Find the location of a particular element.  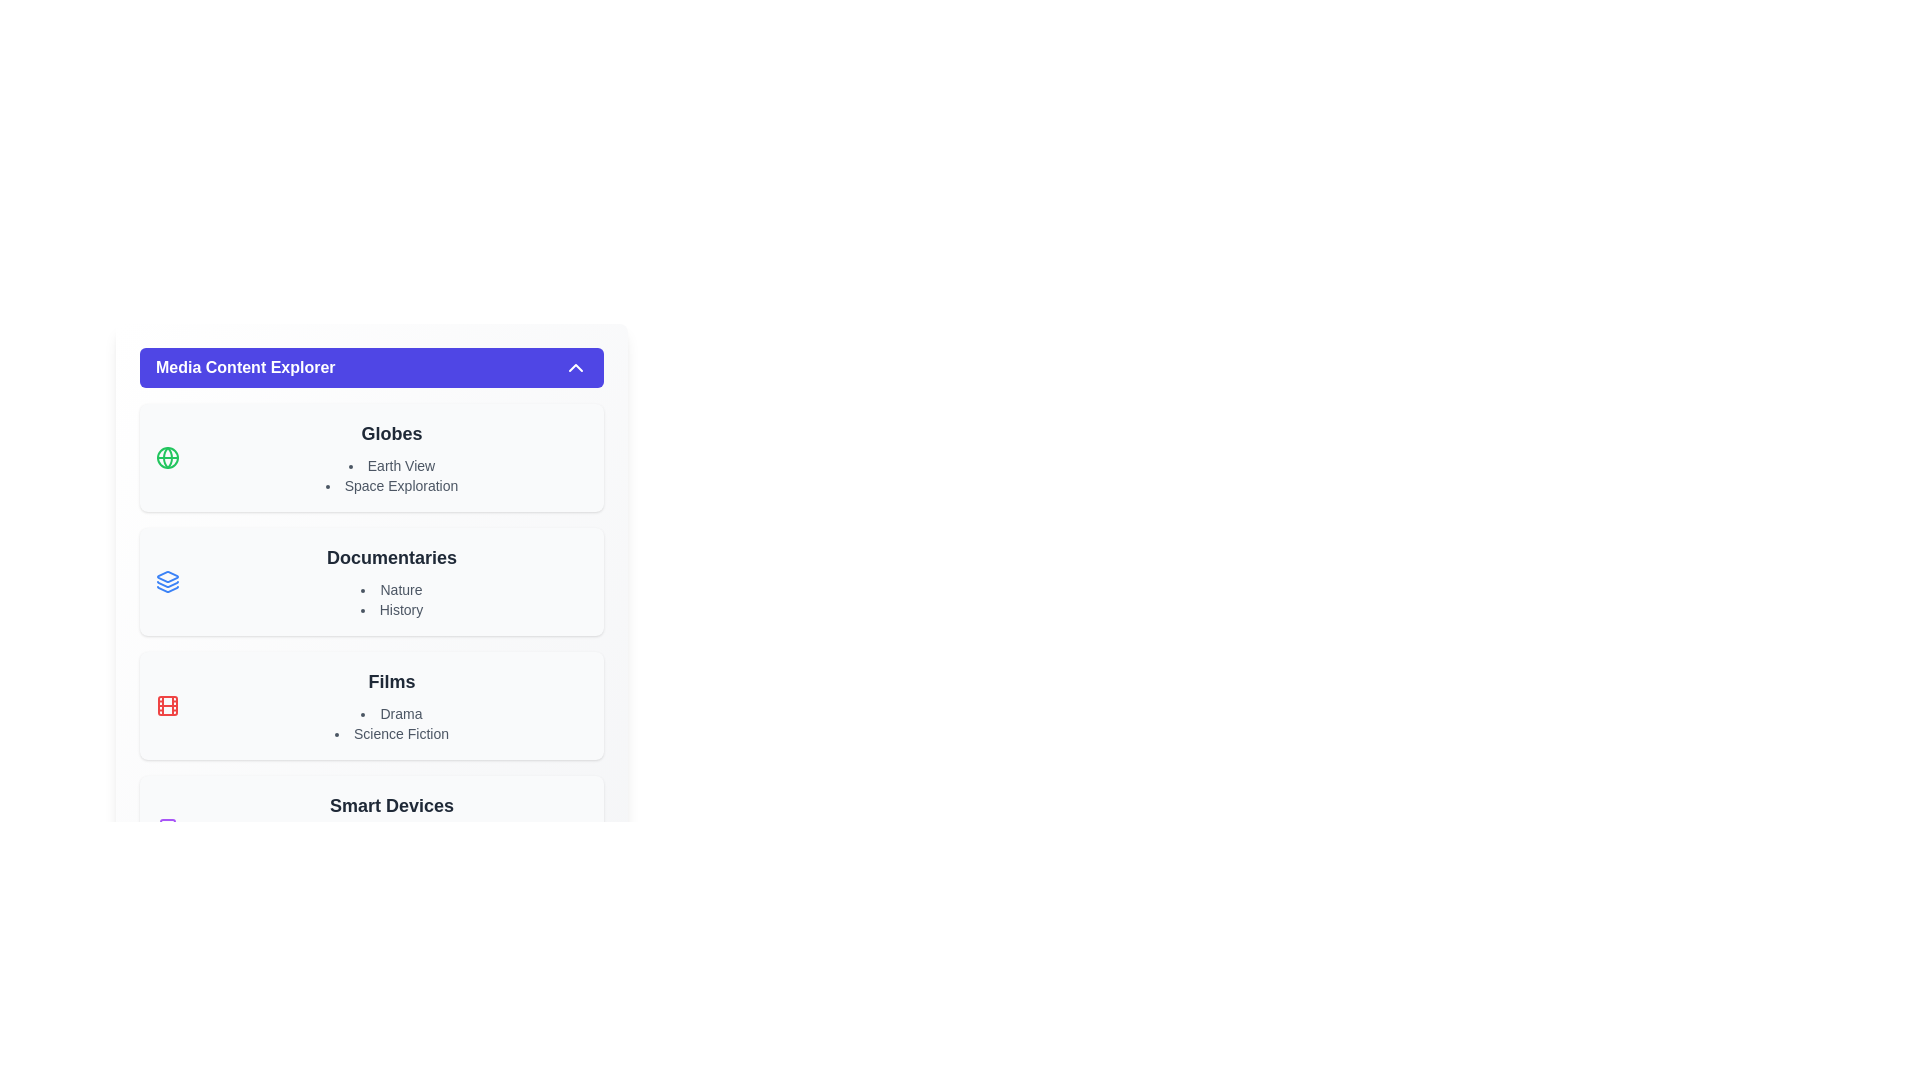

the upward-pointing chevron icon located on the right-hand side of the 'Media Content Explorer' header is located at coordinates (575, 367).